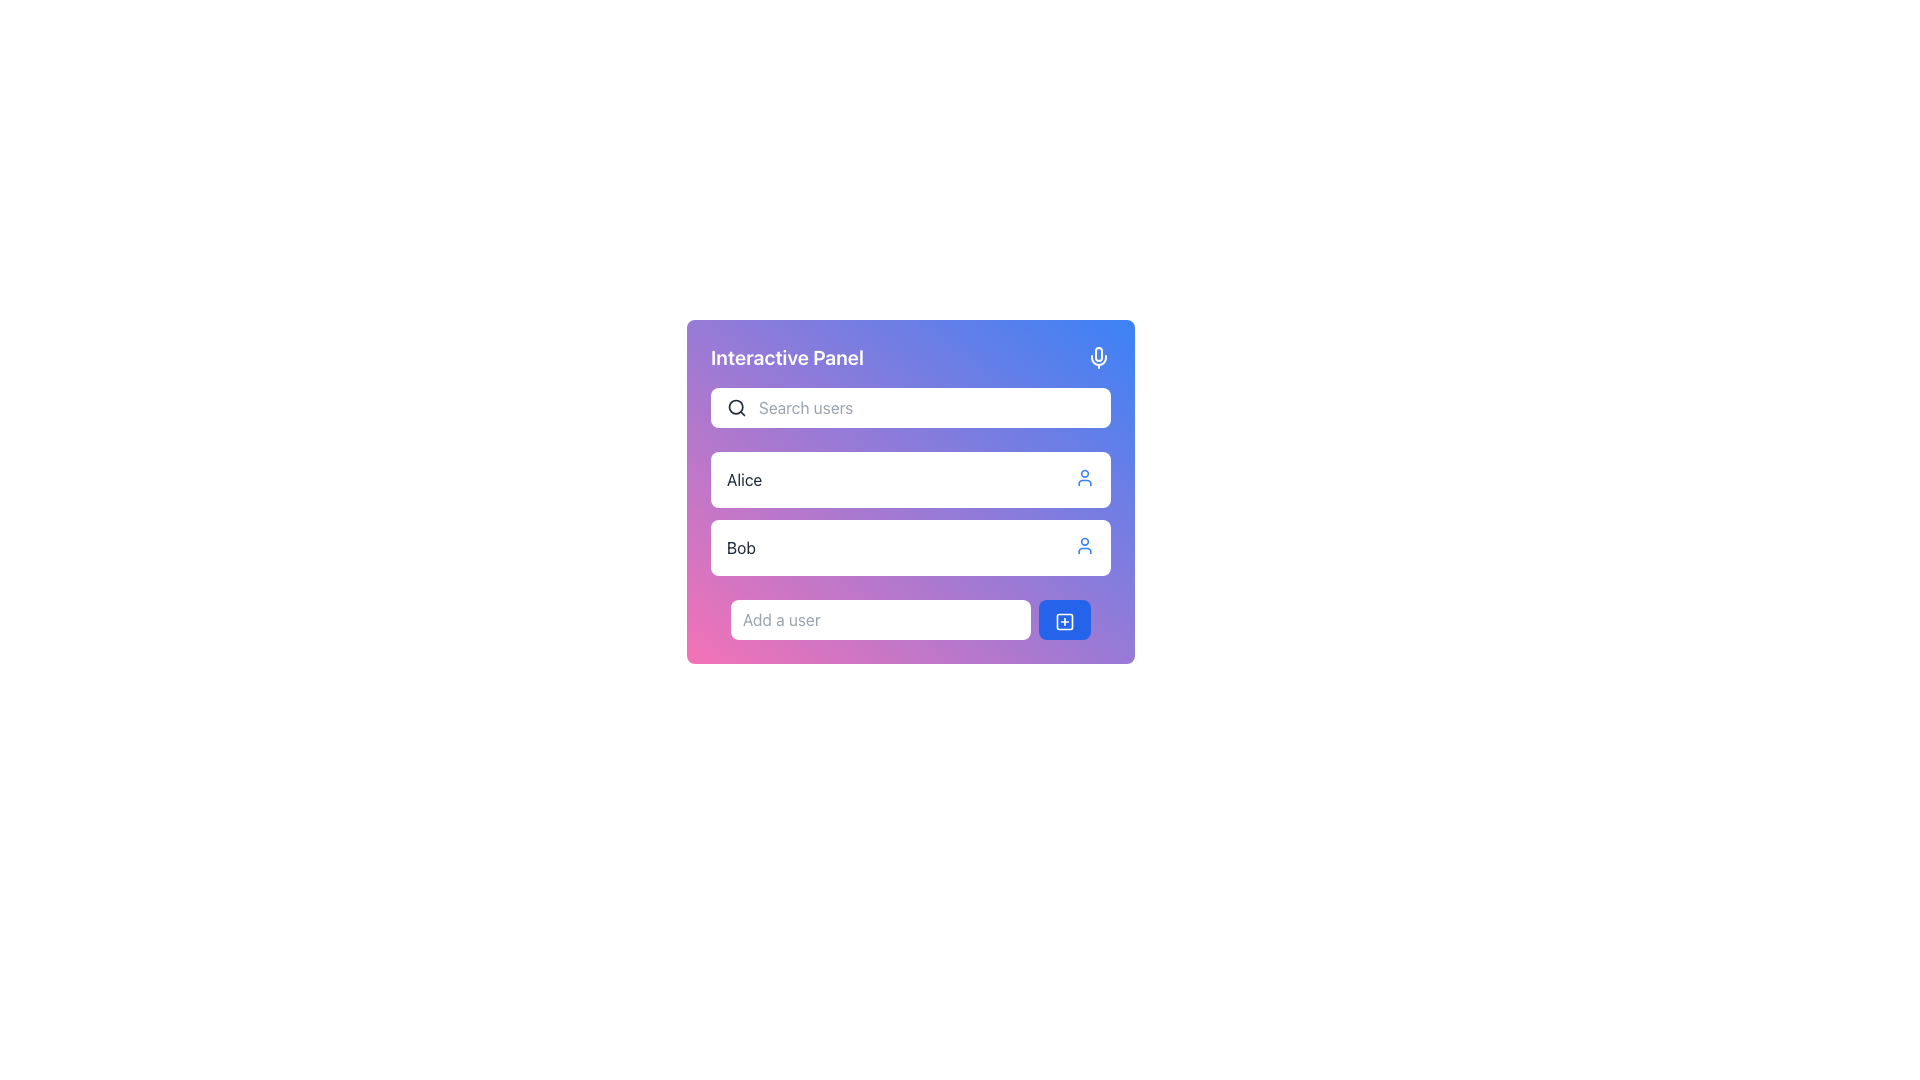 The width and height of the screenshot is (1920, 1080). I want to click on the search icon located on the left side of the search input field within the 'Interactive Panel', which serves as a visual indicator for the search functionality, so click(736, 407).